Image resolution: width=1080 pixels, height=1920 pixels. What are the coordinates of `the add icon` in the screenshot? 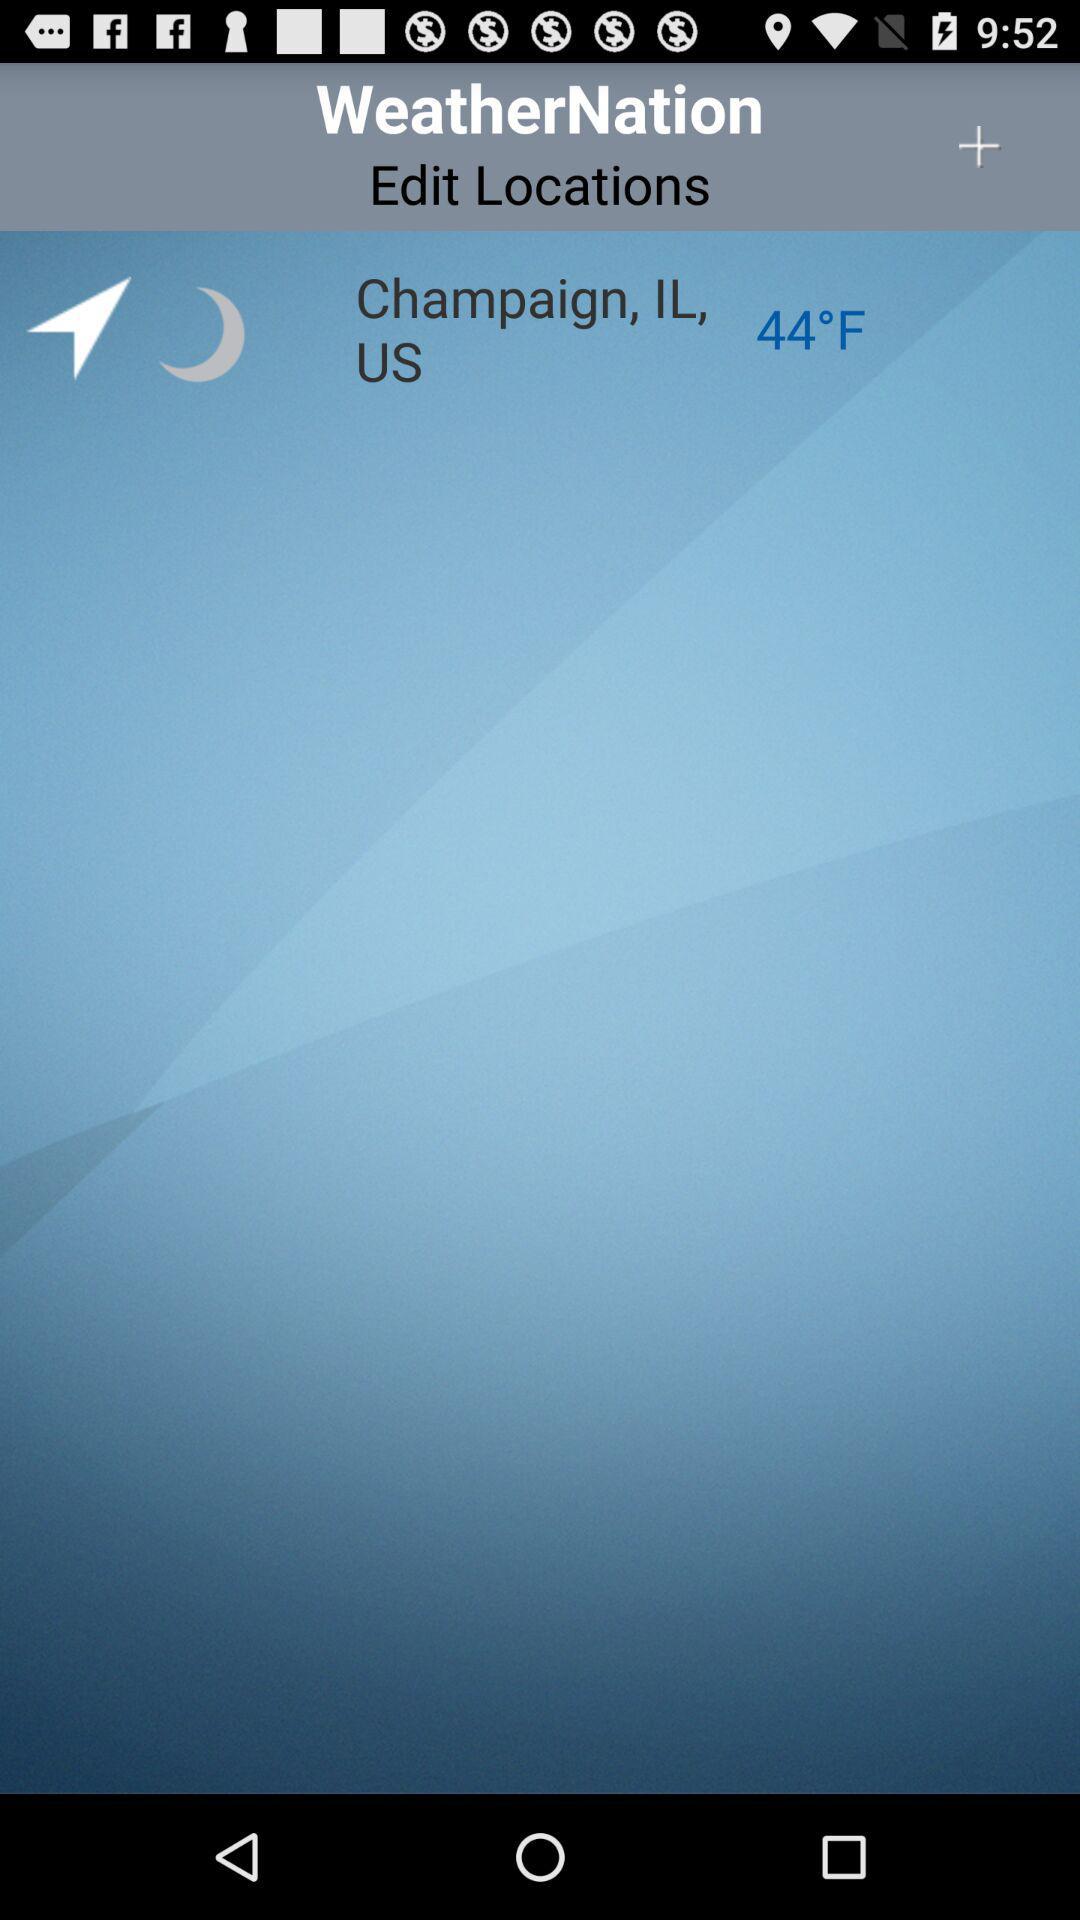 It's located at (979, 156).